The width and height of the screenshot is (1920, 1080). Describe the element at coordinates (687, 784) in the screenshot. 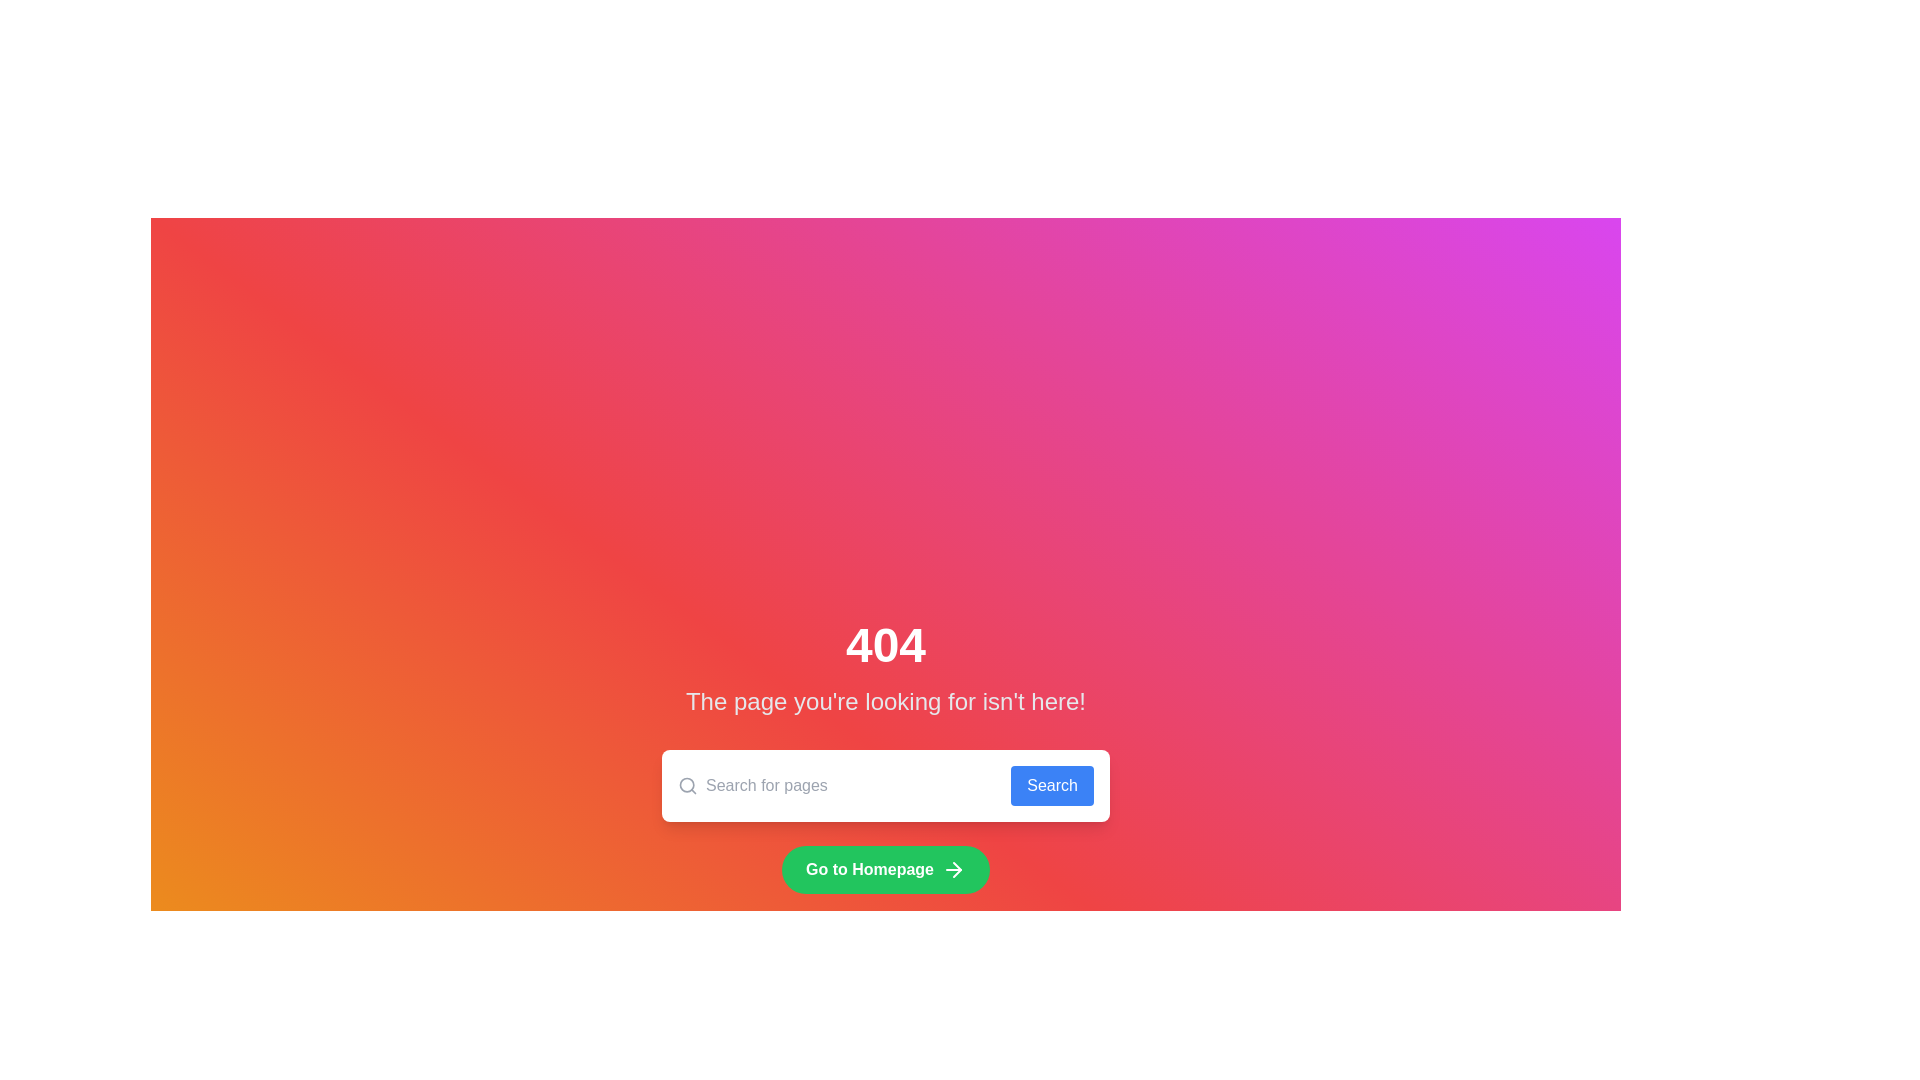

I see `the larger circular part of the magnifying glass icon located in the left section of the search bar next to the placeholder text 'Search for pages'` at that location.